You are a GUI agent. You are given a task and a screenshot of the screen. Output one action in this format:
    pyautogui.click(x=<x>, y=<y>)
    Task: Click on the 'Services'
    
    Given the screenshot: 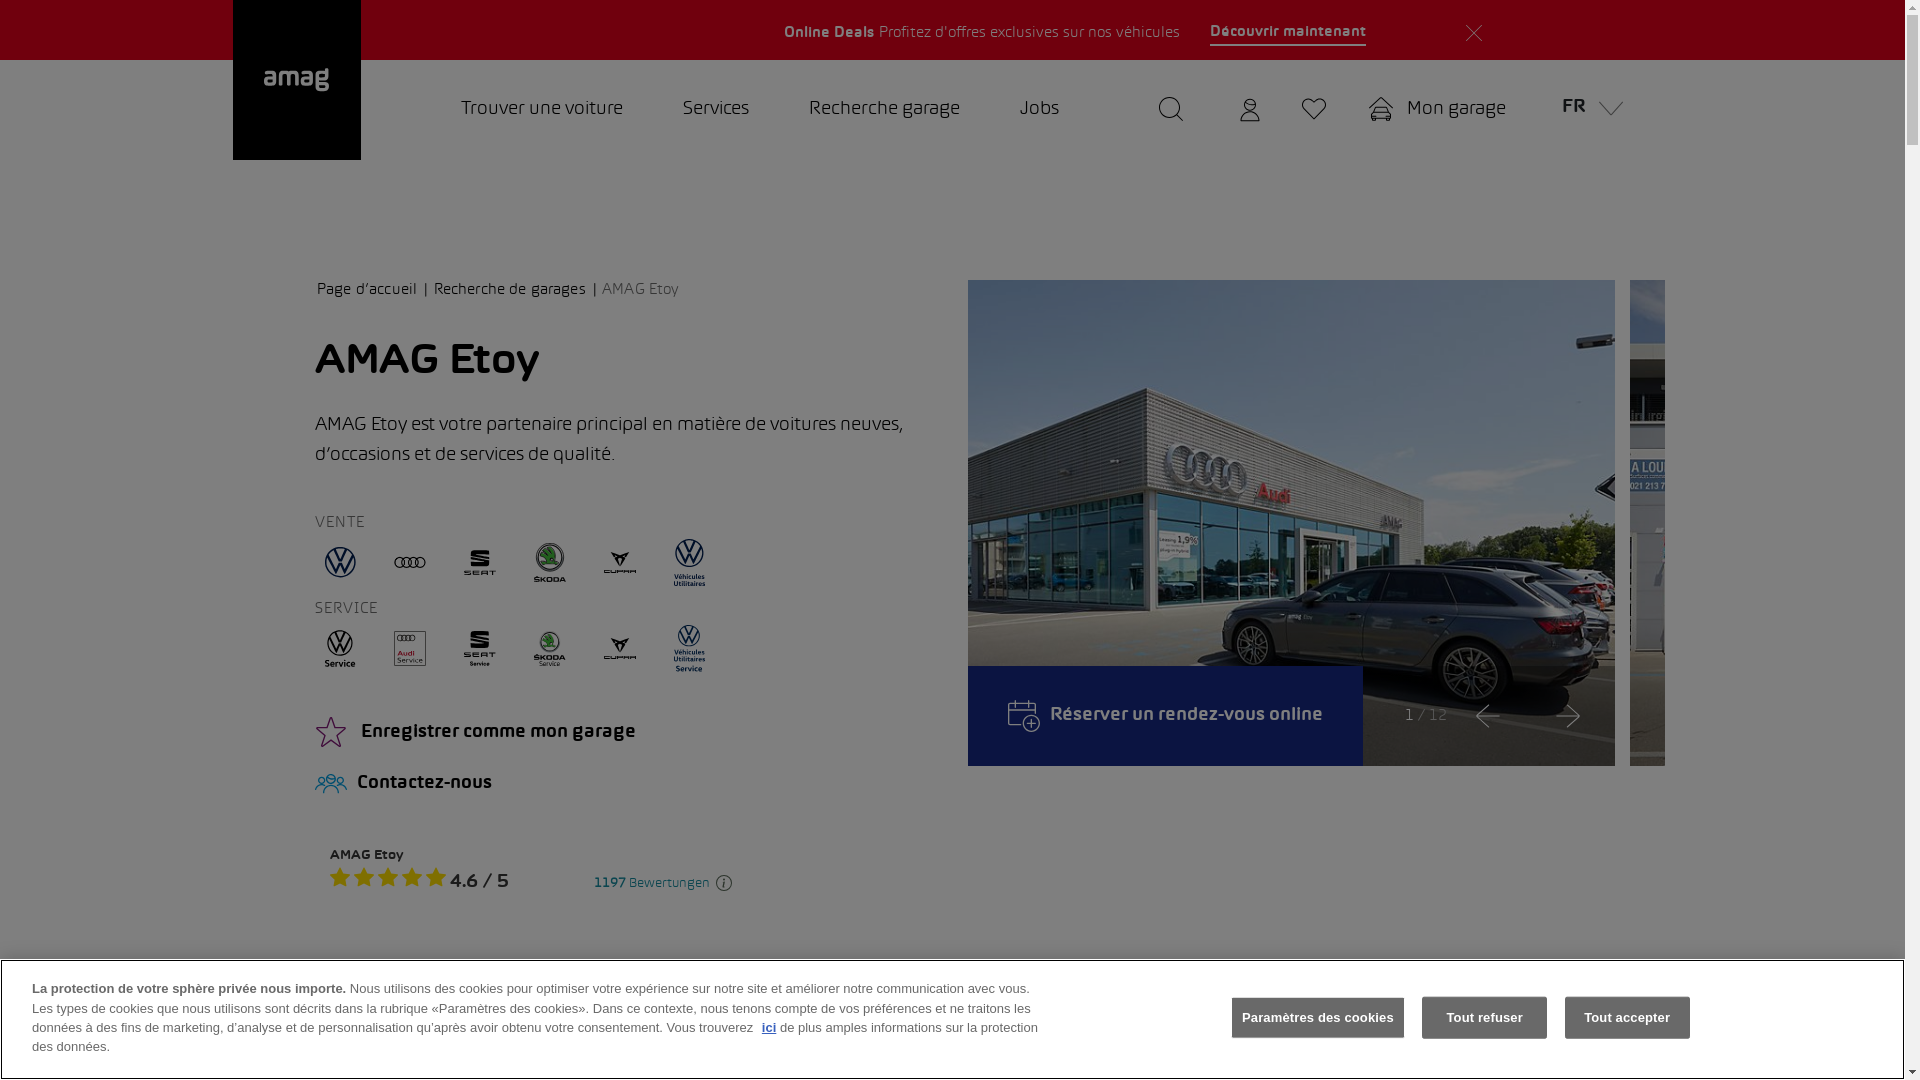 What is the action you would take?
    pyautogui.click(x=715, y=110)
    